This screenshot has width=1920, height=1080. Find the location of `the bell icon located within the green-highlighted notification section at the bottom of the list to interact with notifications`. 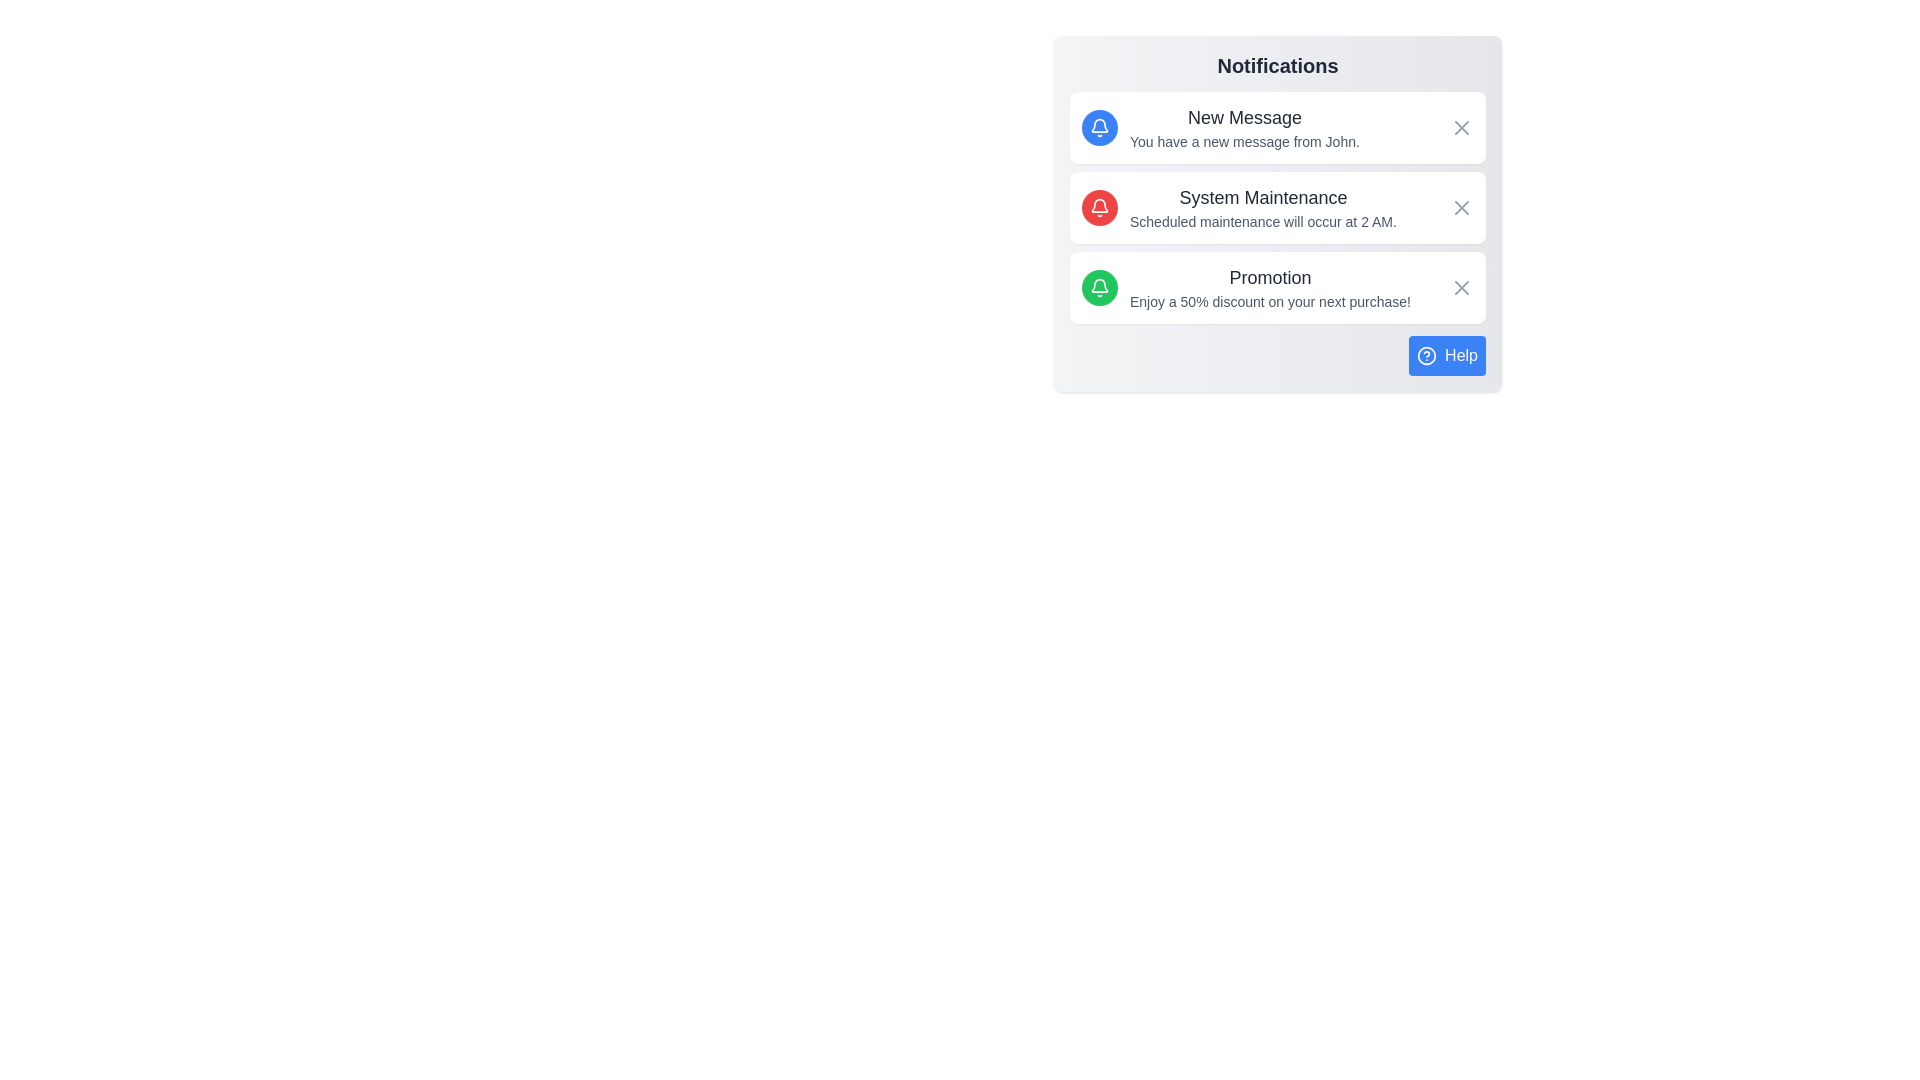

the bell icon located within the green-highlighted notification section at the bottom of the list to interact with notifications is located at coordinates (1098, 288).